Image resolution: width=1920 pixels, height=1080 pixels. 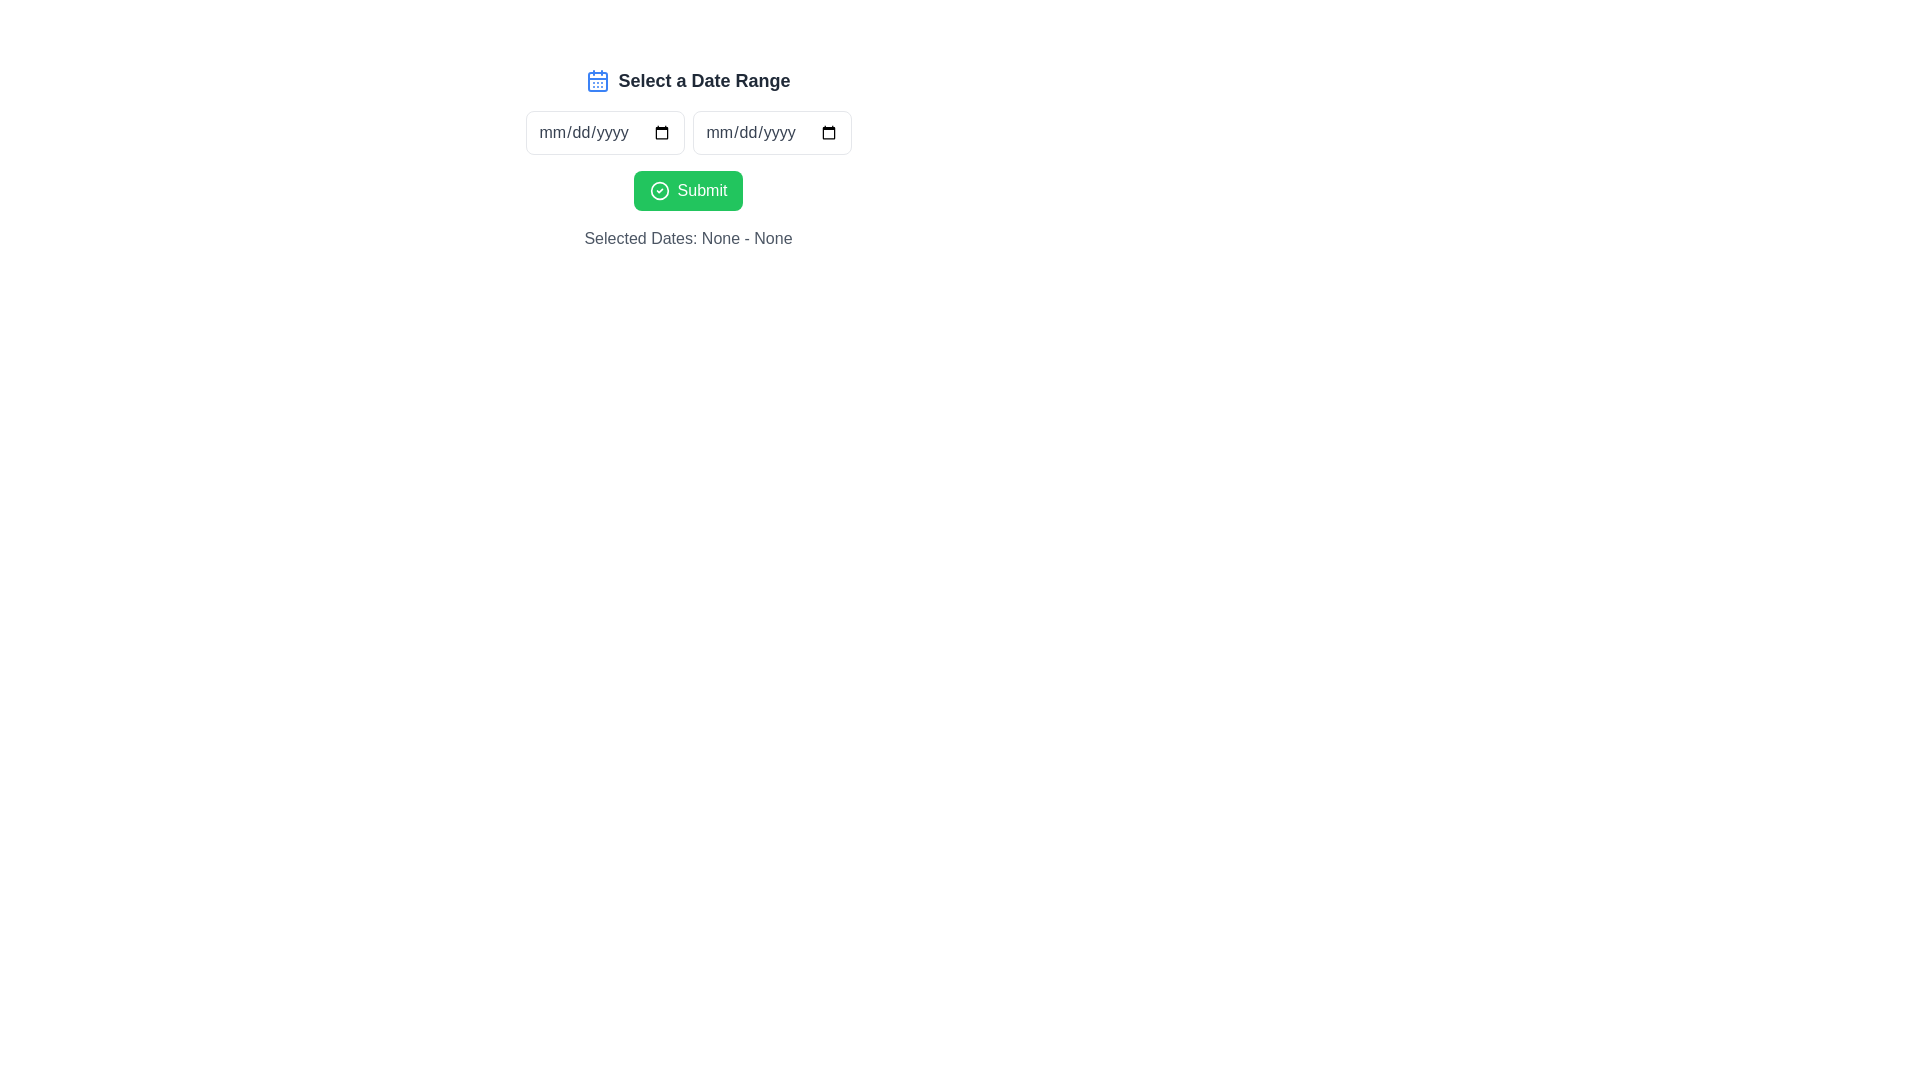 I want to click on the text label displaying 'Select a Date Range', which is a bold, large font in dark gray, located near the top of the interface, to the right of the calendar icon, so click(x=704, y=80).